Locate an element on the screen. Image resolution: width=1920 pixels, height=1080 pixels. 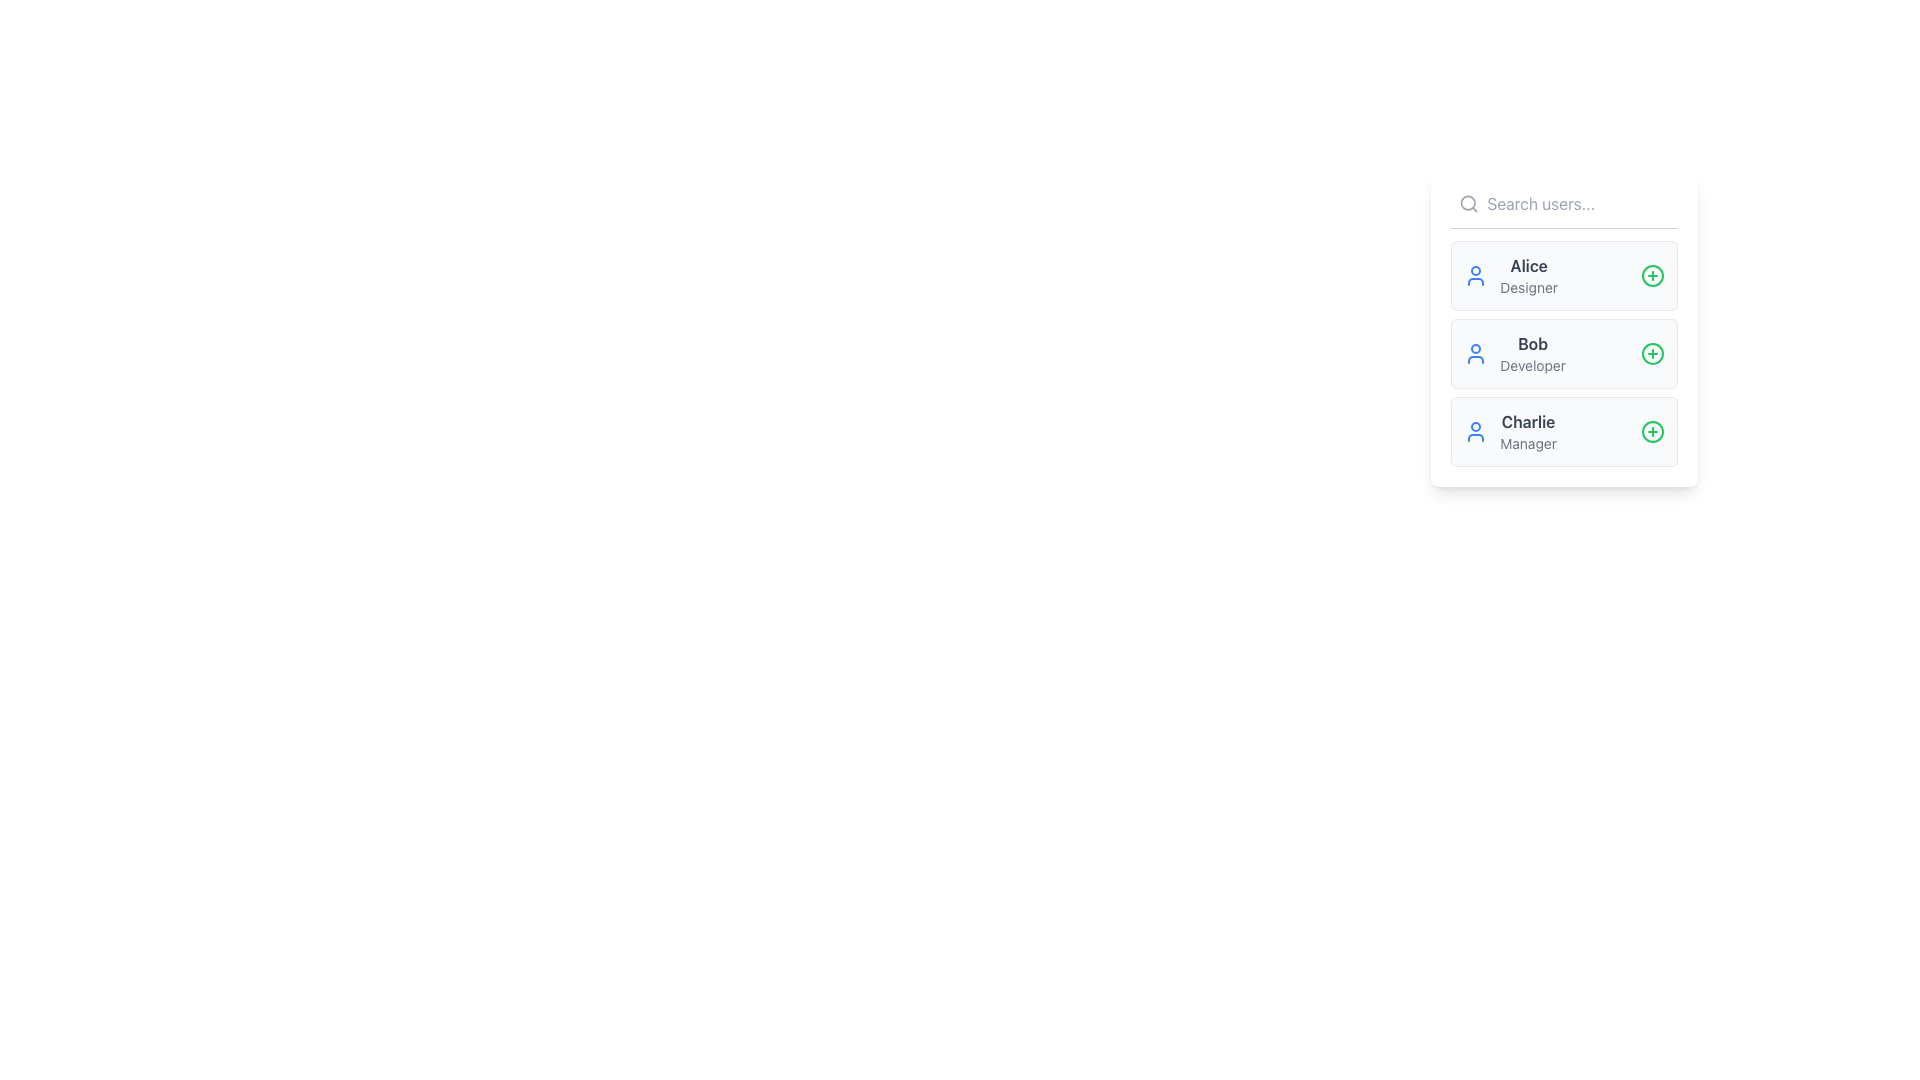
the decorative graphical element which is a circular shape with a green outline, located inside the second item of a vertical list styled as a plus button is located at coordinates (1652, 276).